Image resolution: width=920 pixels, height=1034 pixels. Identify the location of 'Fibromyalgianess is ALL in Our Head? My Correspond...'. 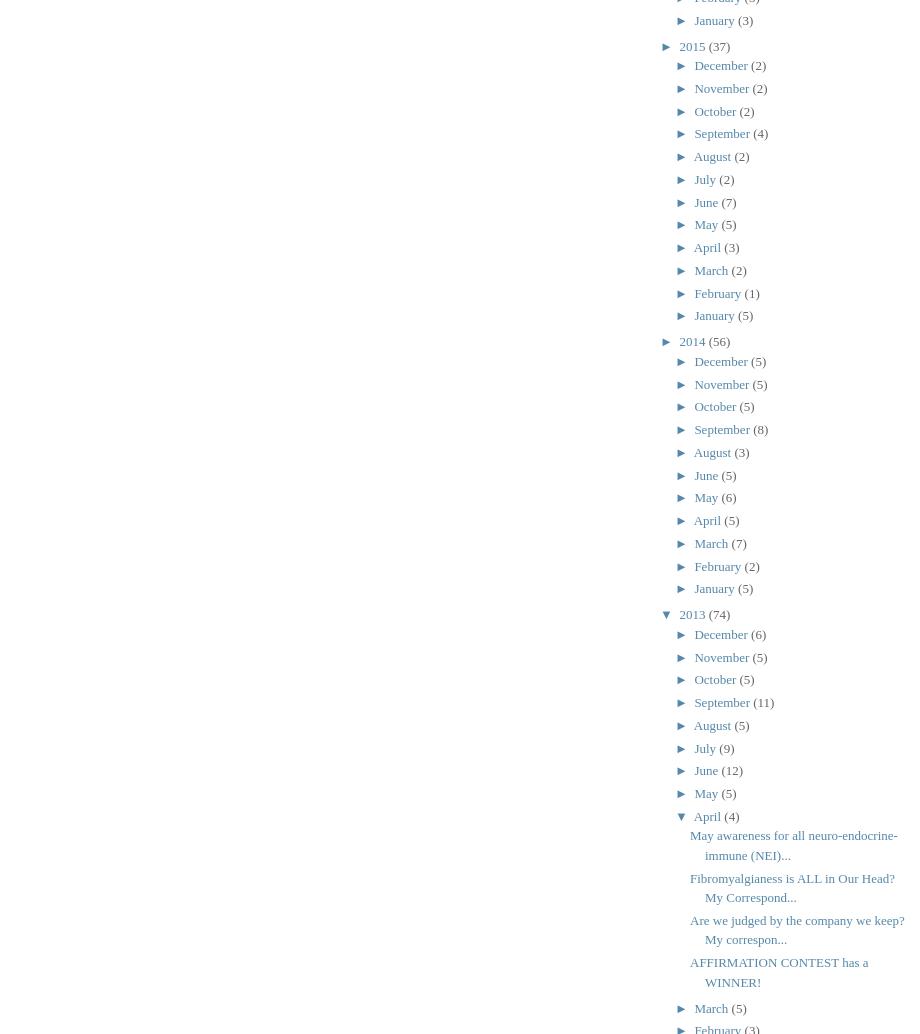
(792, 886).